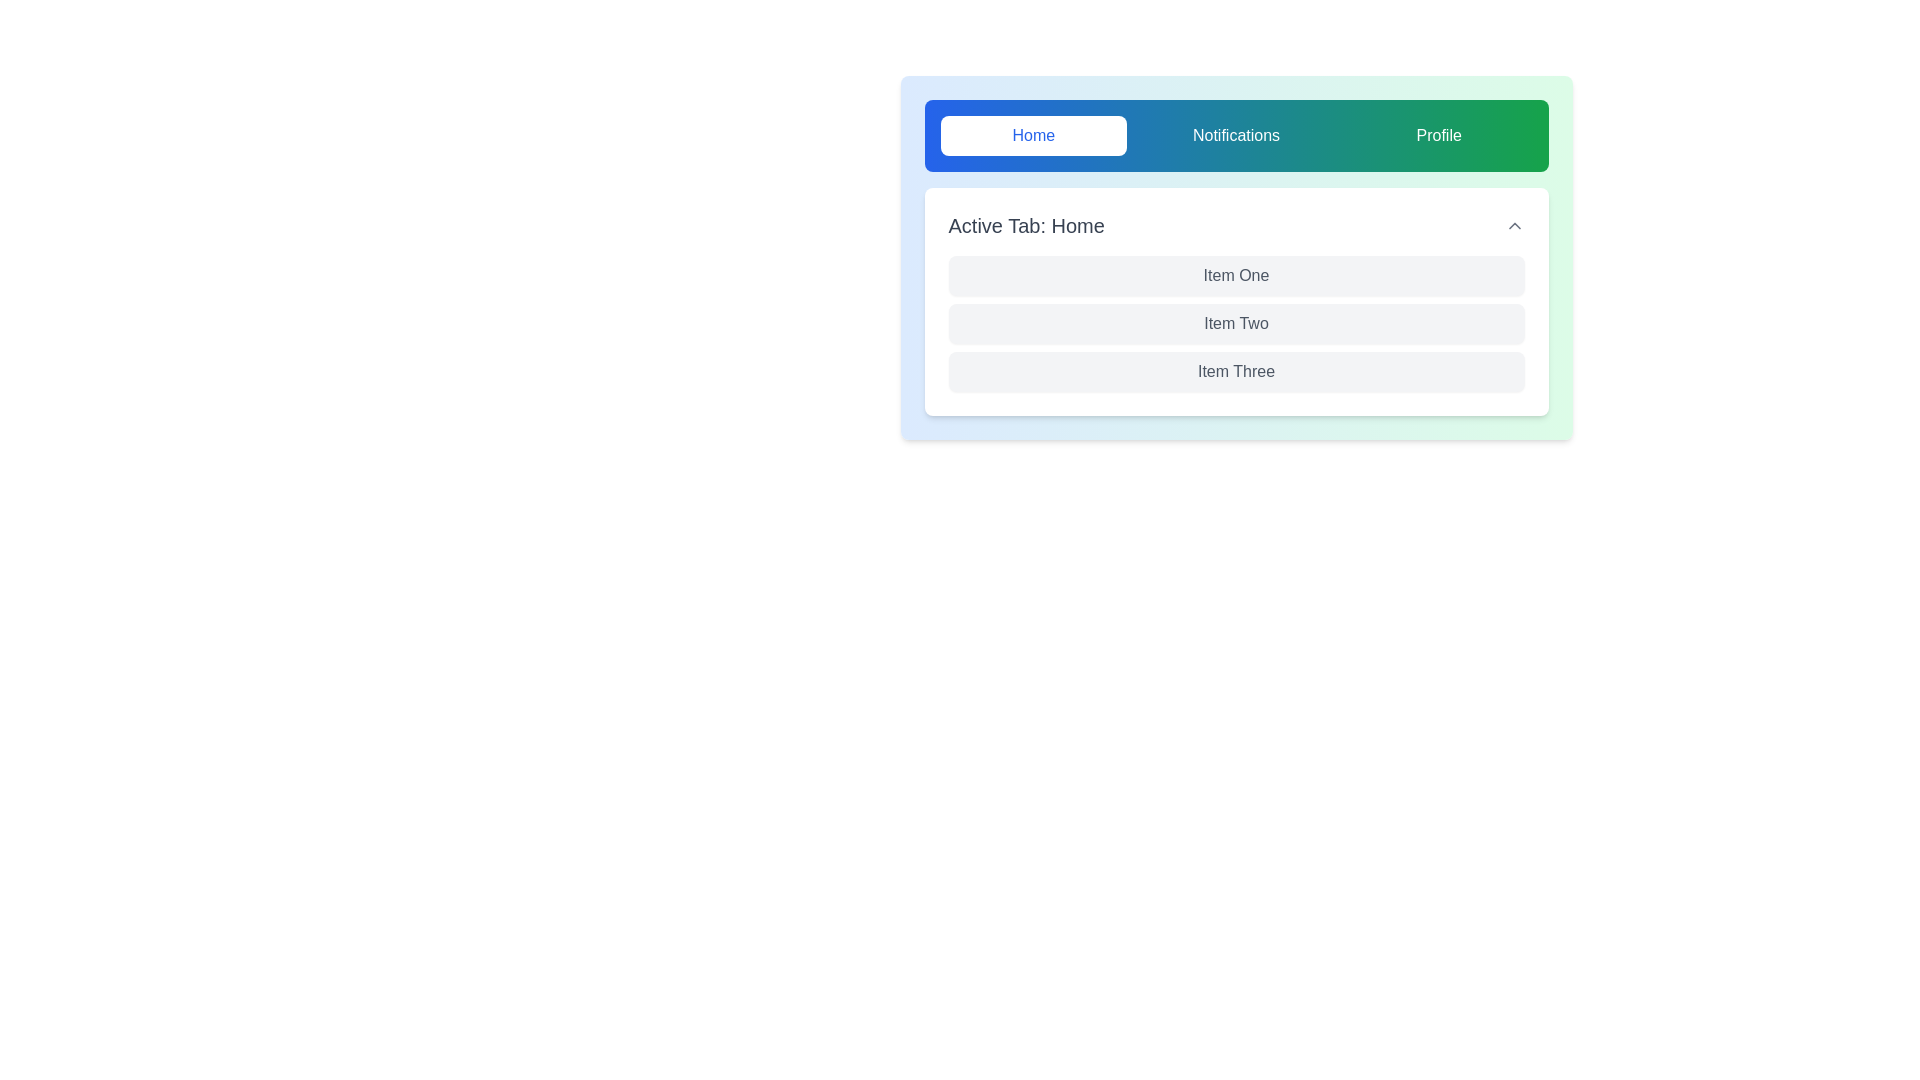  Describe the element at coordinates (1235, 135) in the screenshot. I see `the 'Notifications' button located in the horizontal navigation bar at the top of the interface` at that location.